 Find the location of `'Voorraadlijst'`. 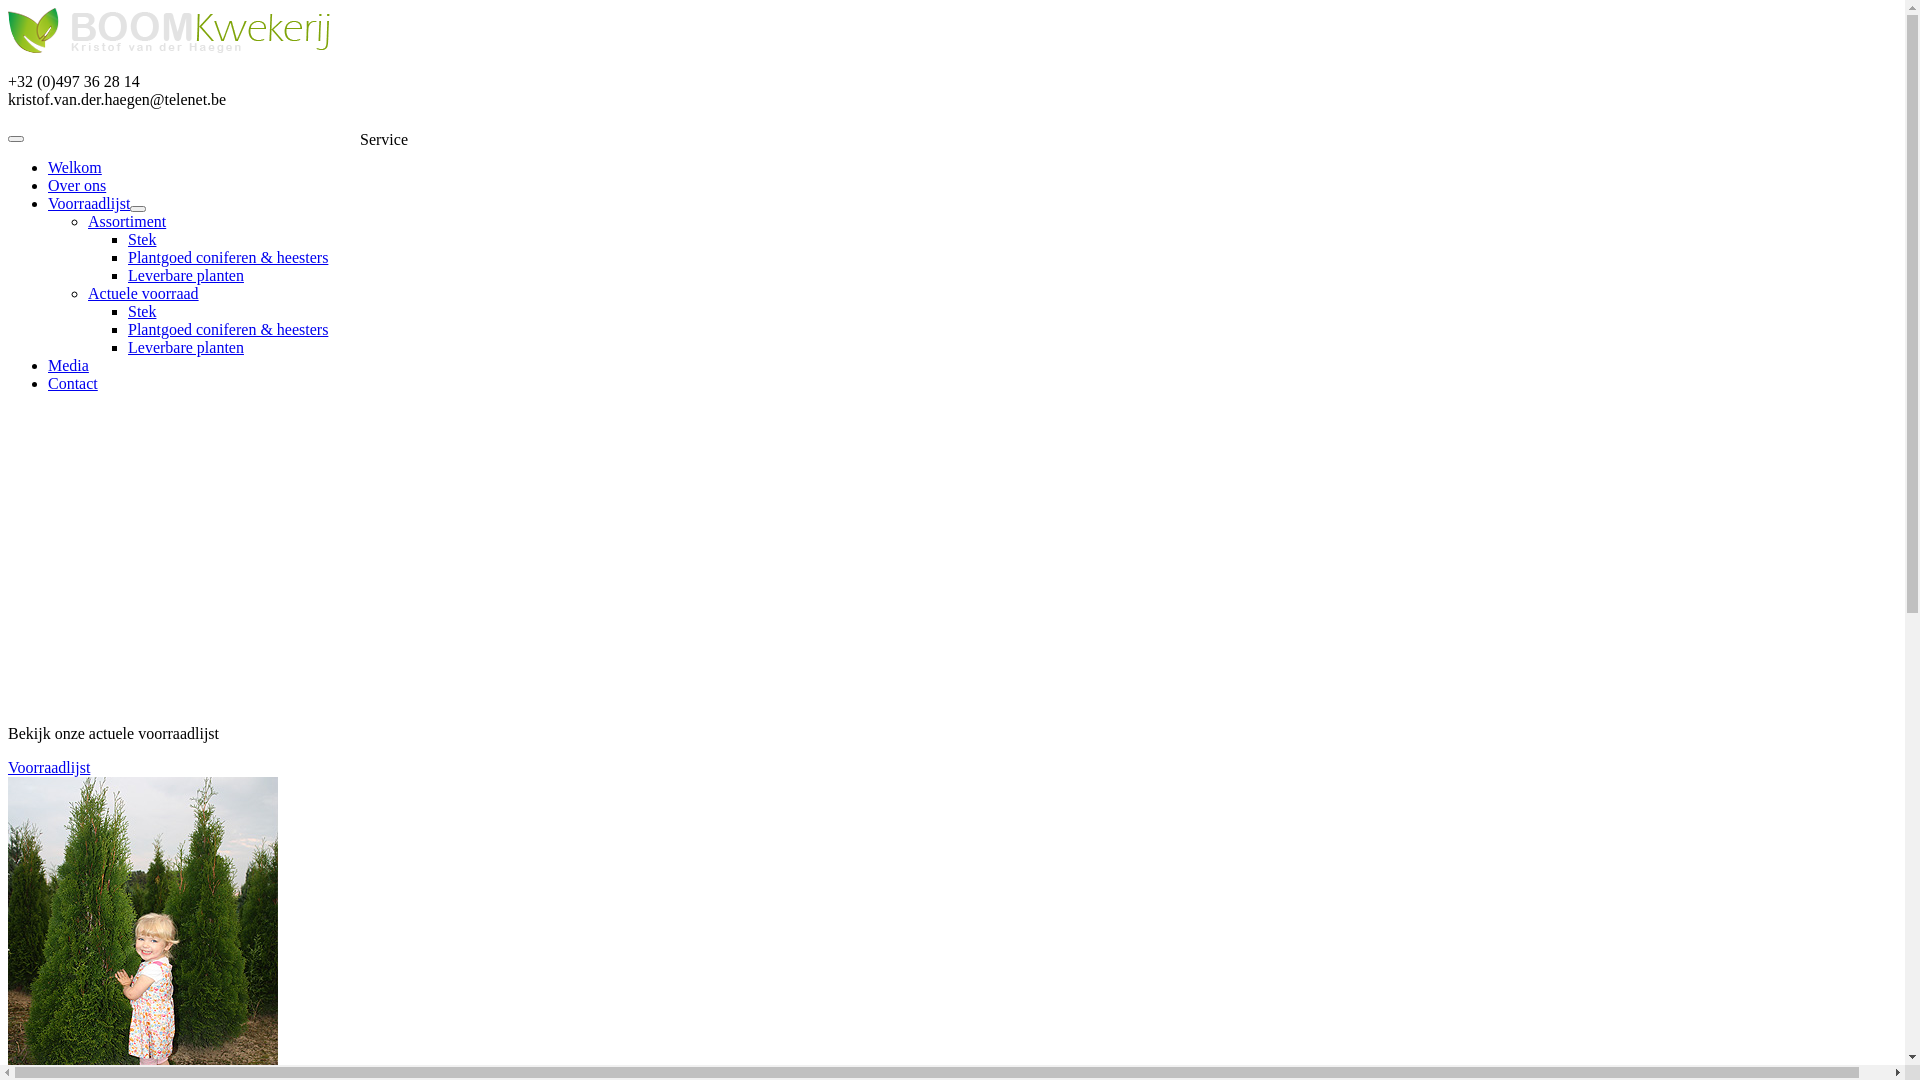

'Voorraadlijst' is located at coordinates (951, 766).